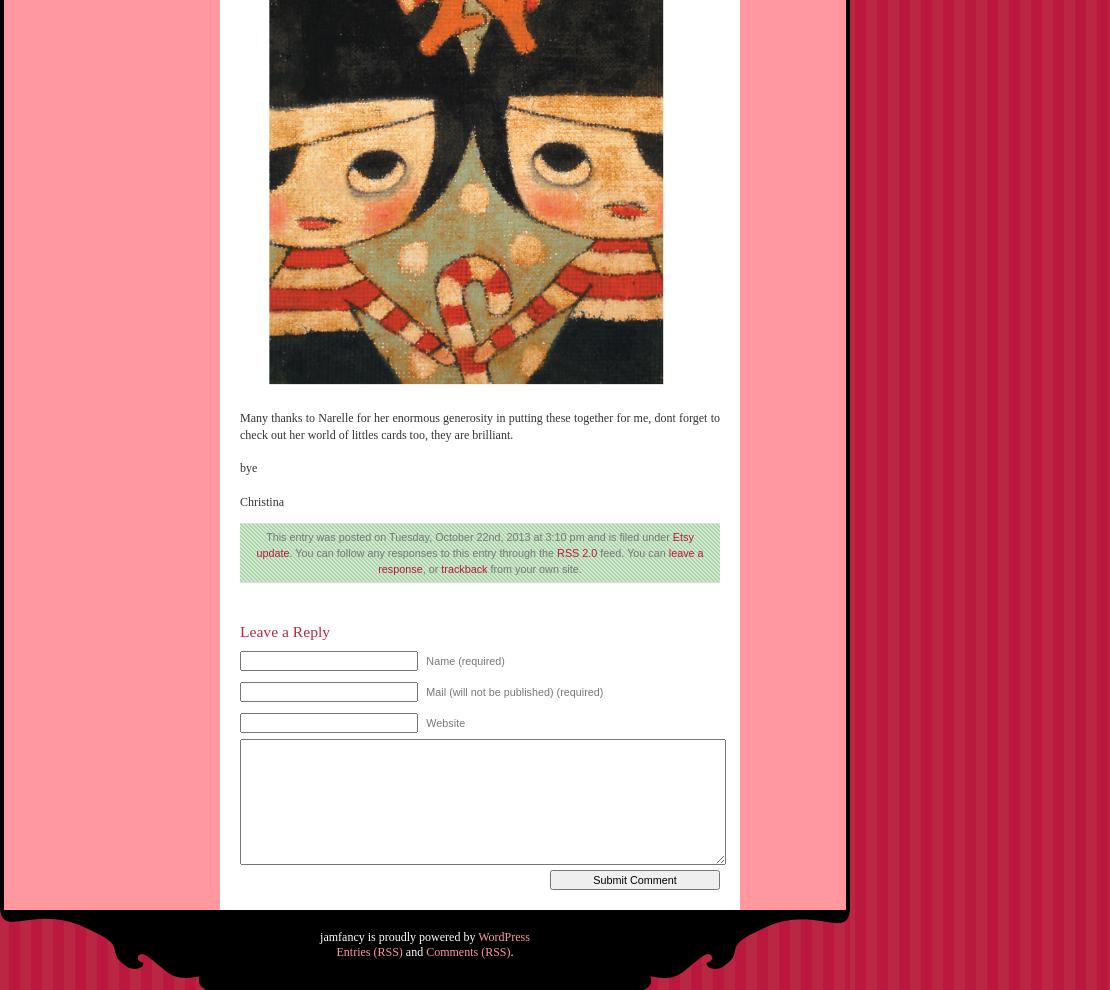  I want to click on 'Etsy update', so click(255, 543).